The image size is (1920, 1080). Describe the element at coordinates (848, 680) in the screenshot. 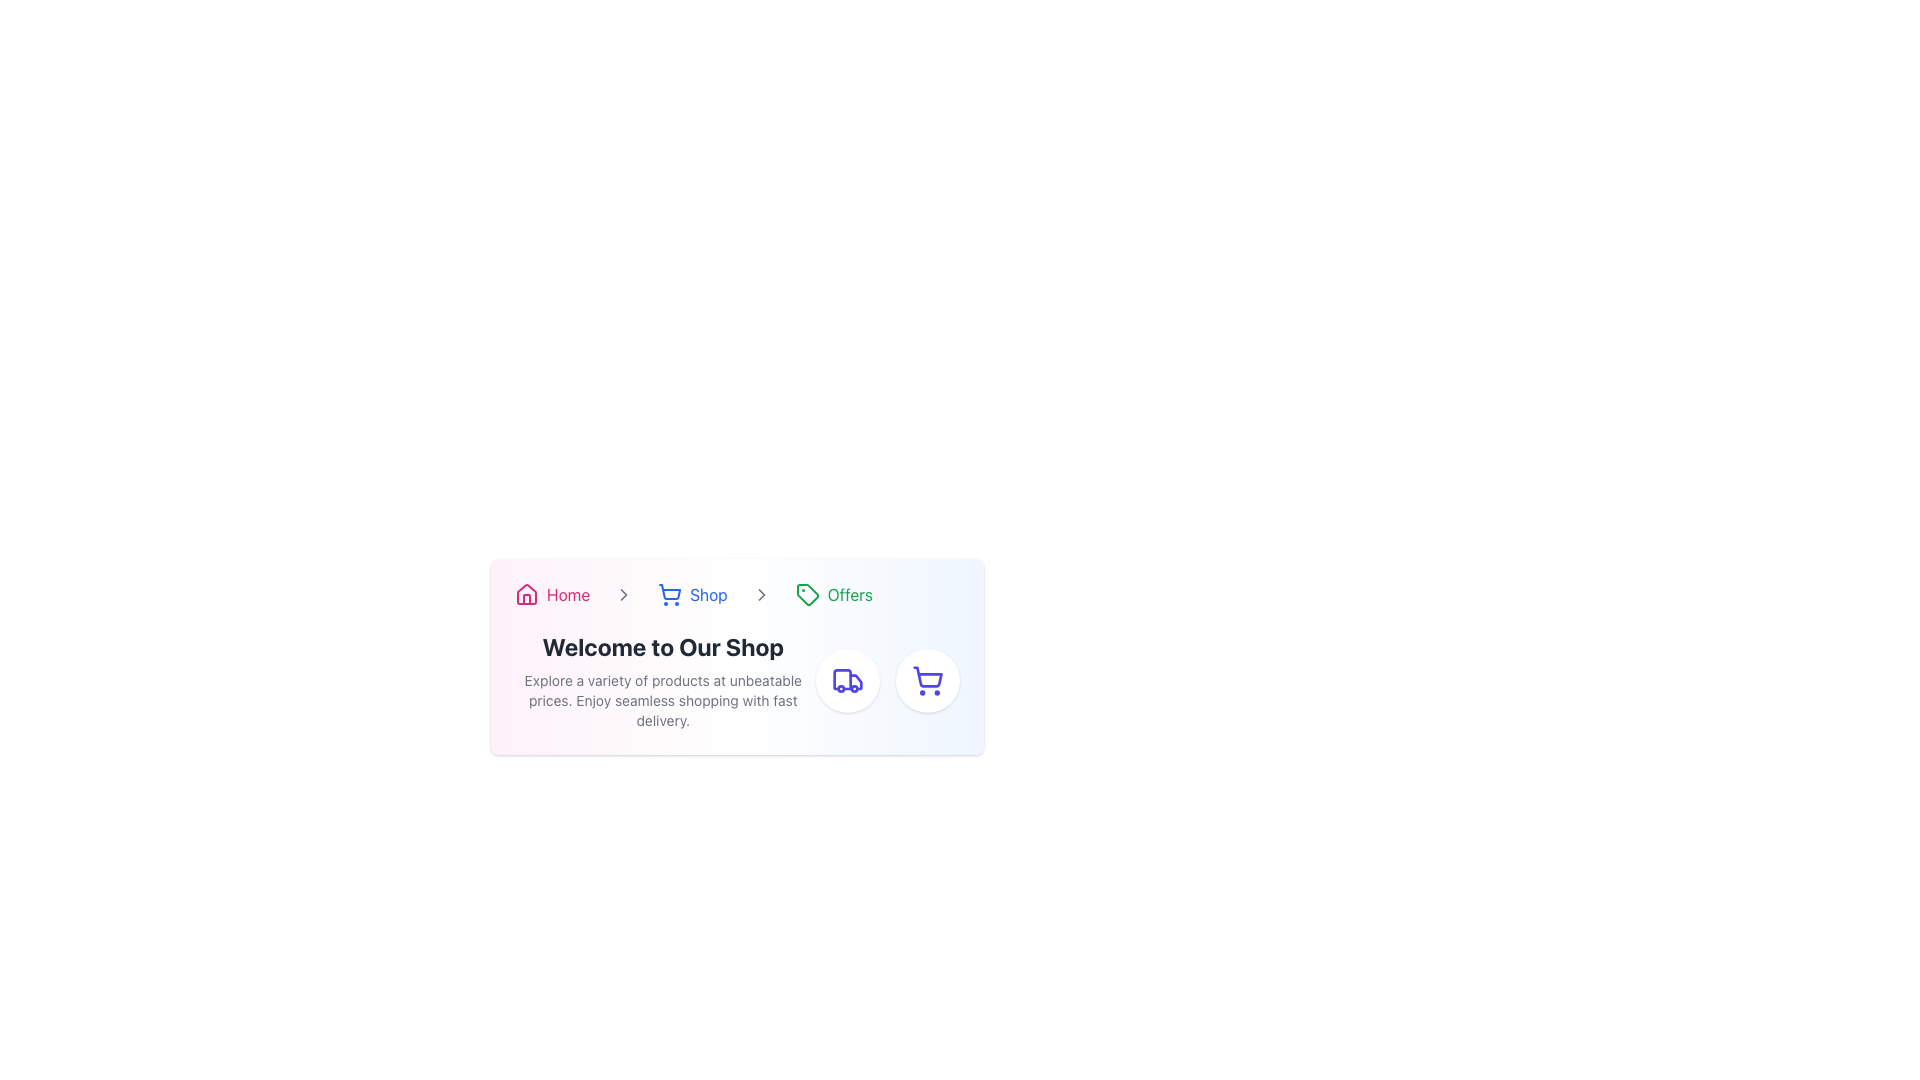

I see `the delivery truck icon button located within a circular control on the right-hand side of the welcome panel` at that location.